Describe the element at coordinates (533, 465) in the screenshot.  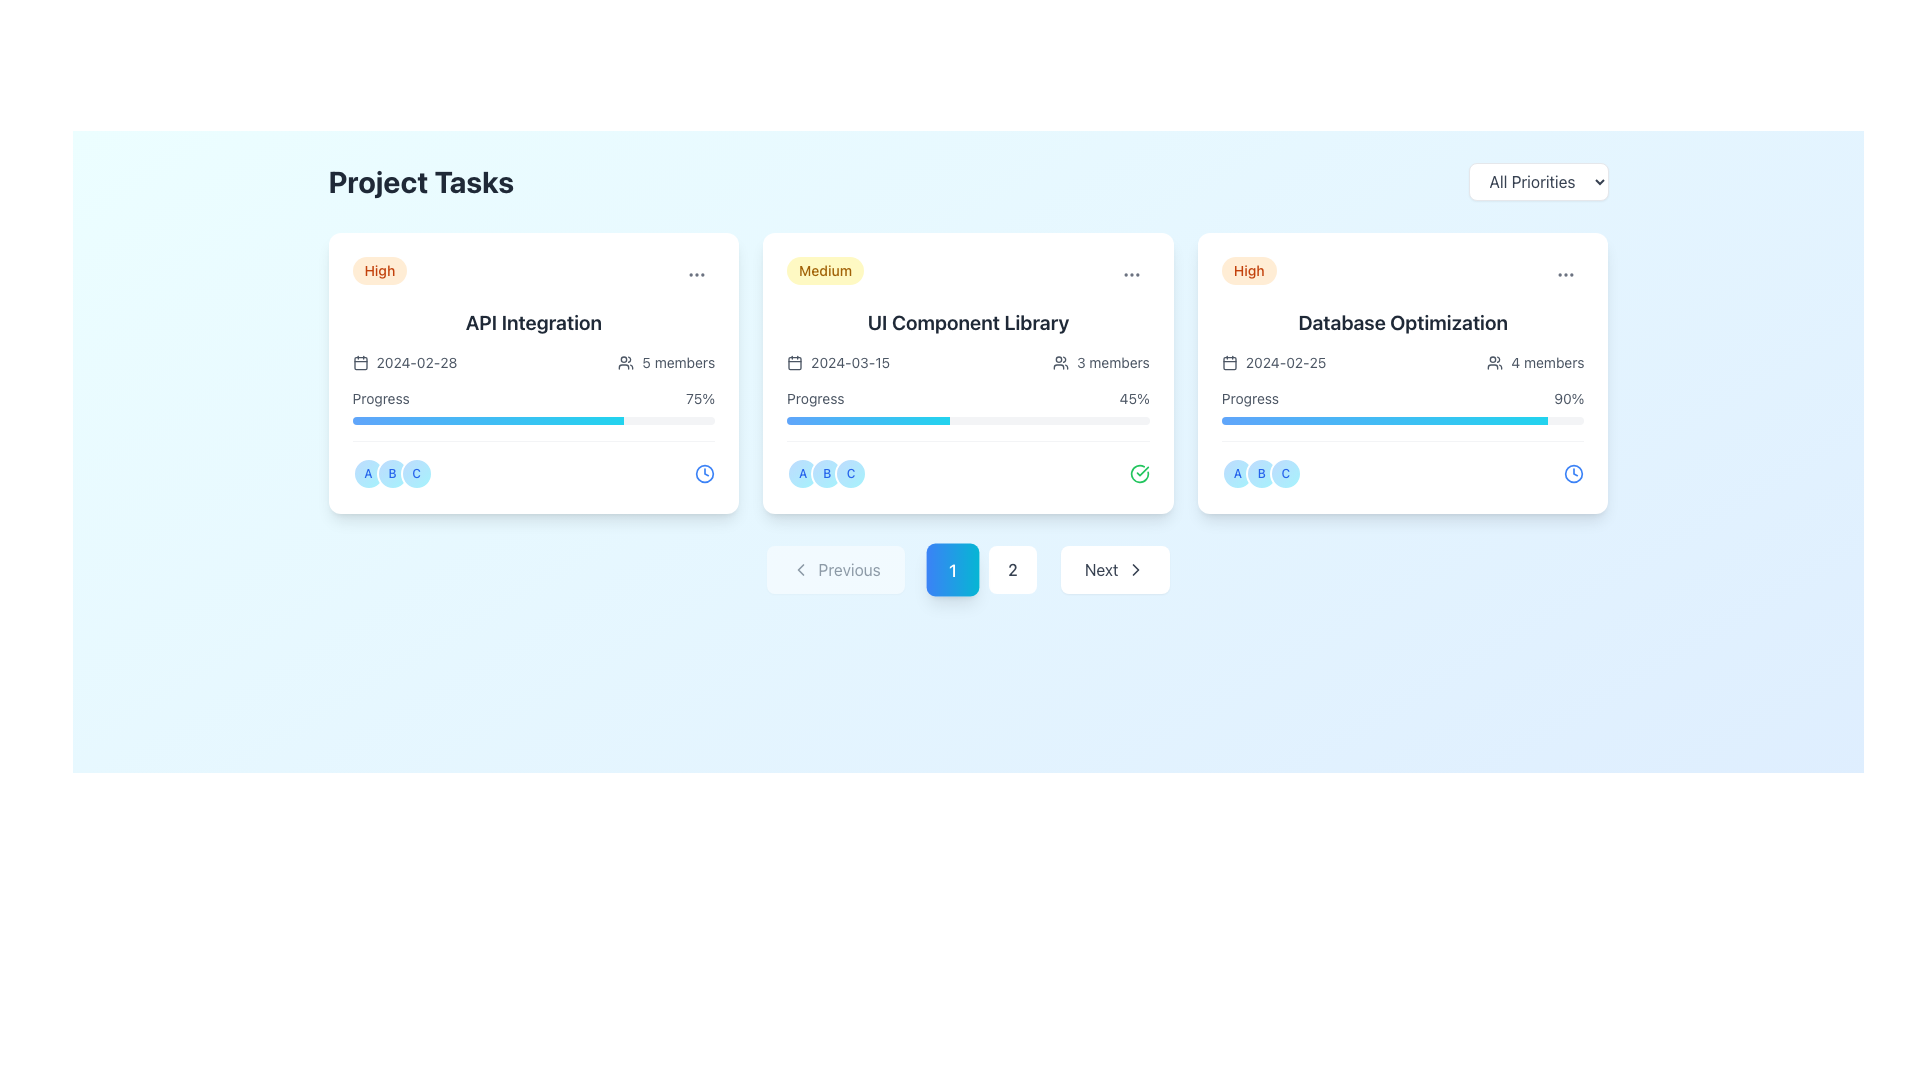
I see `the avatar icons labeled 'A', 'B', and 'C' in the composite UI component located at the bottom of the 'API Integration' card for additional information` at that location.